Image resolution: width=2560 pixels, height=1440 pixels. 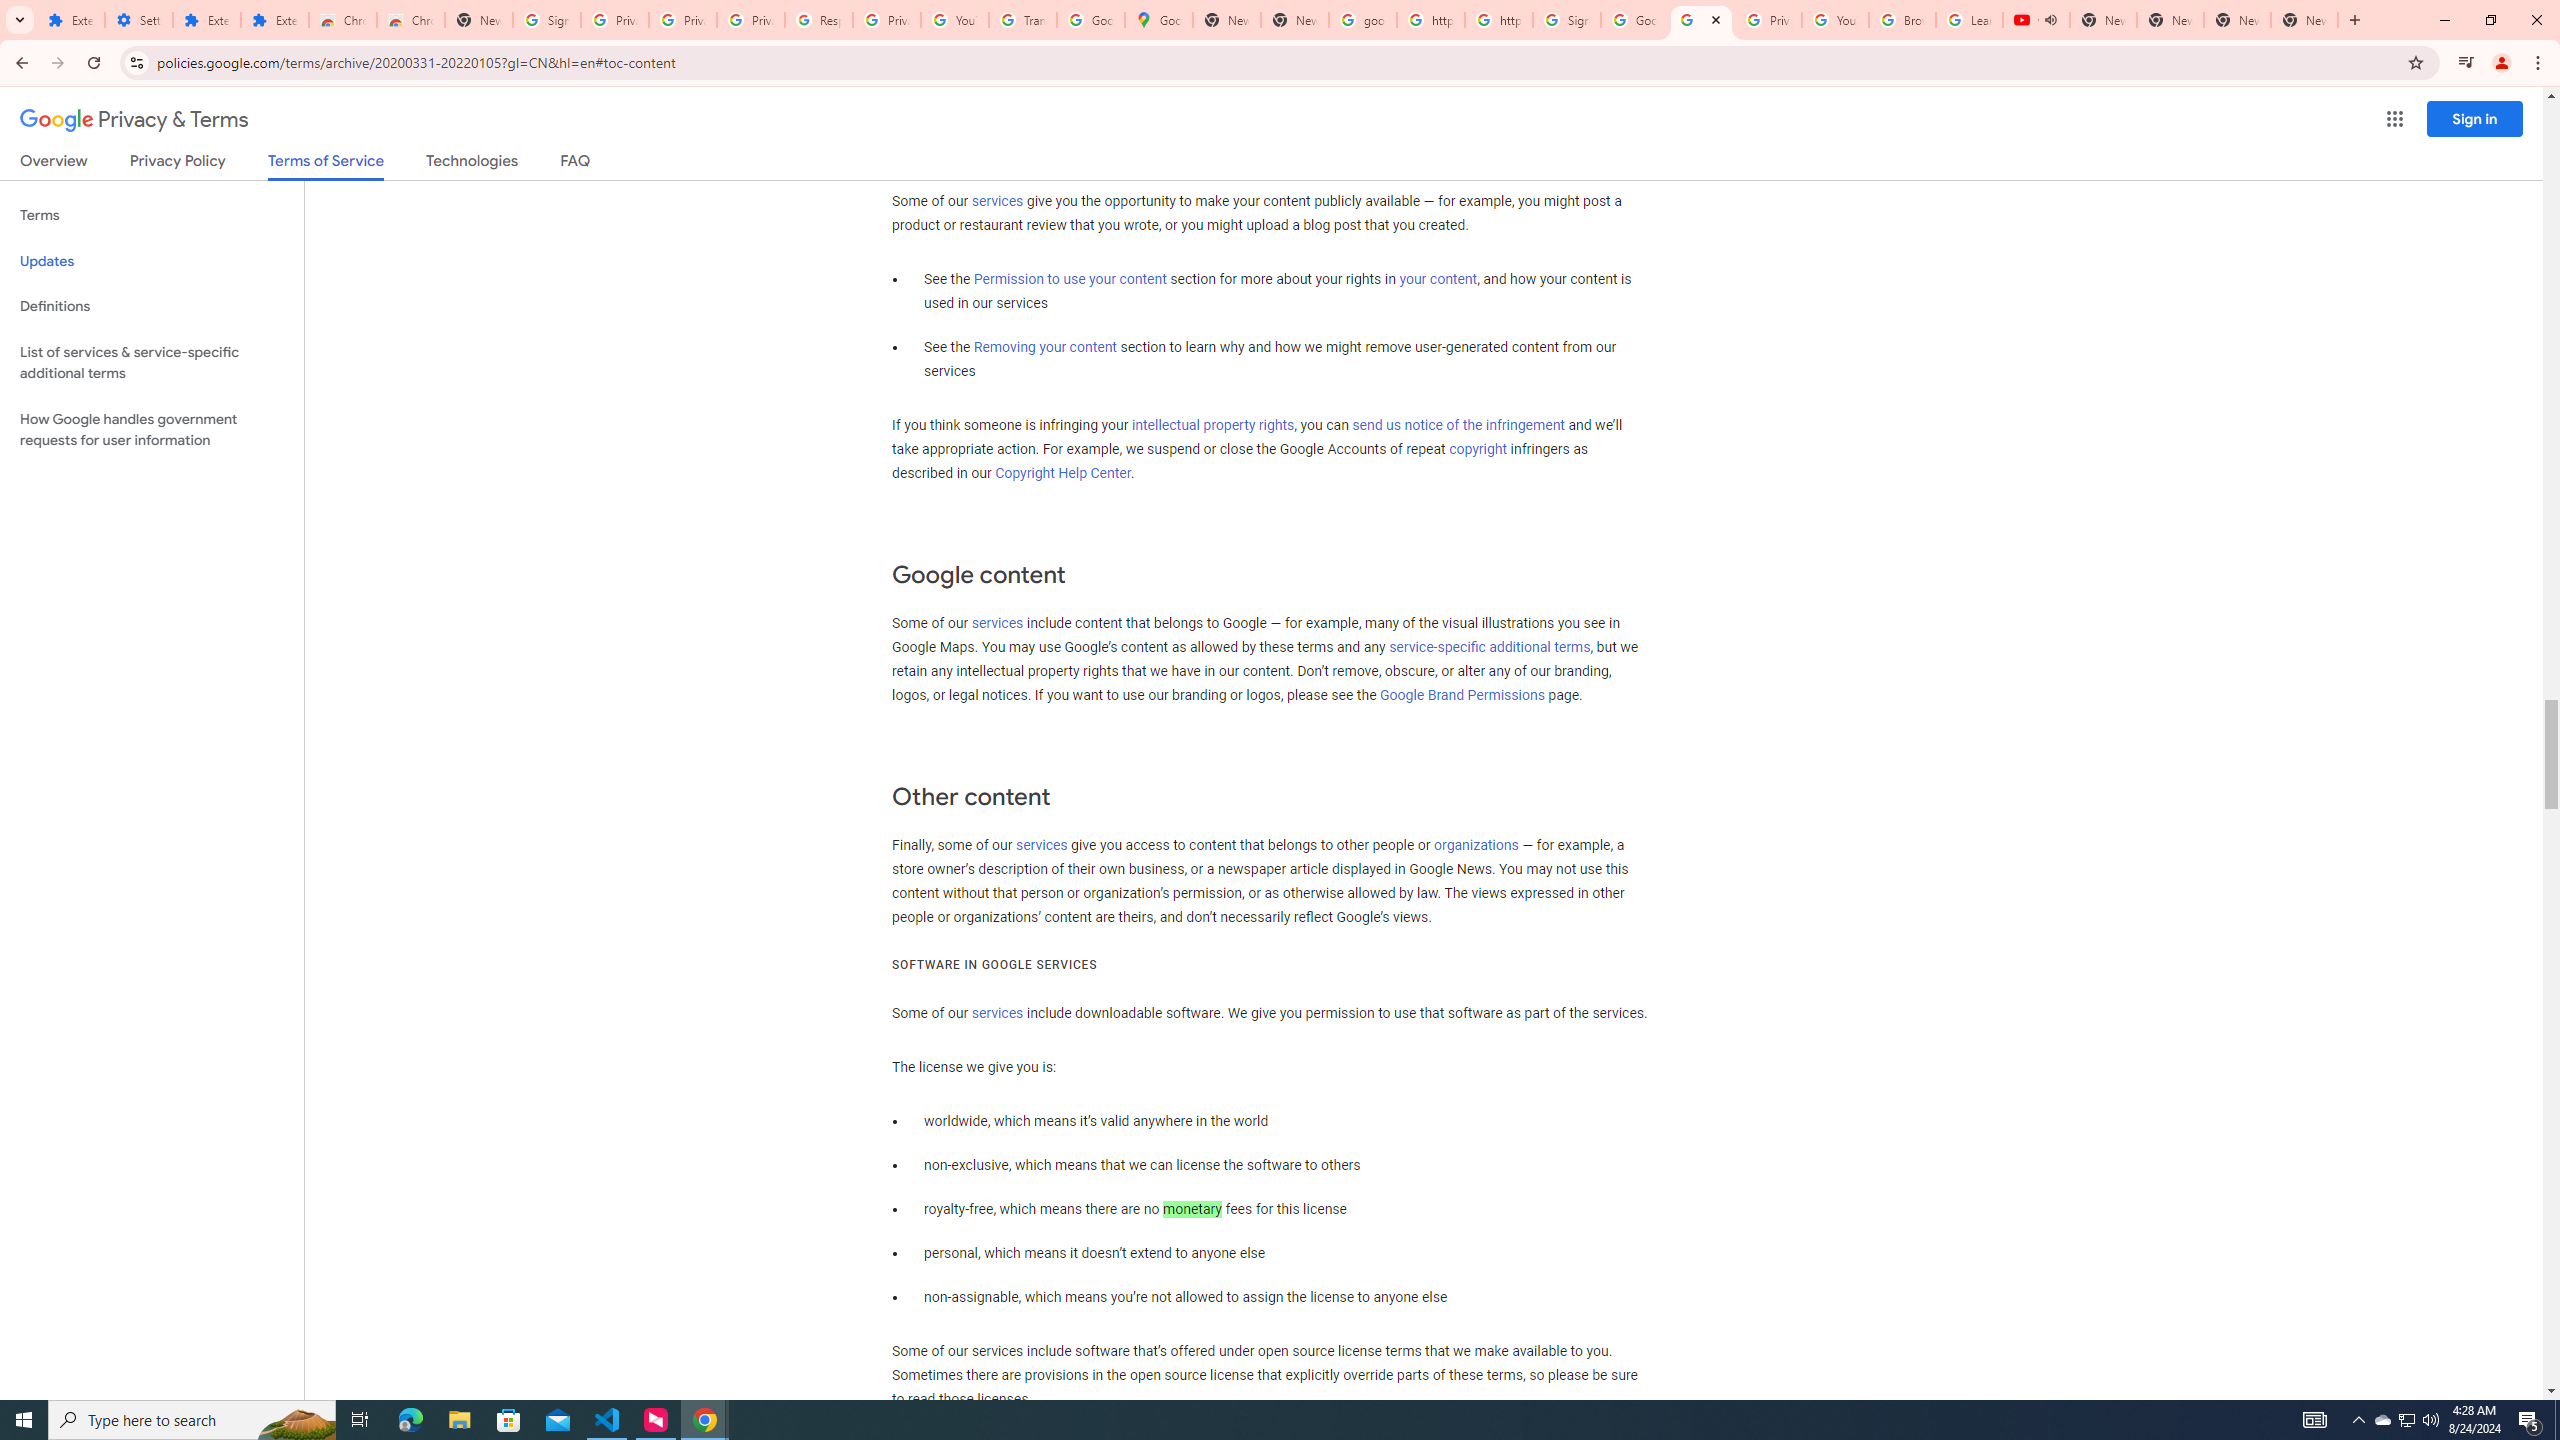 I want to click on 'Chrome Web Store', so click(x=342, y=19).